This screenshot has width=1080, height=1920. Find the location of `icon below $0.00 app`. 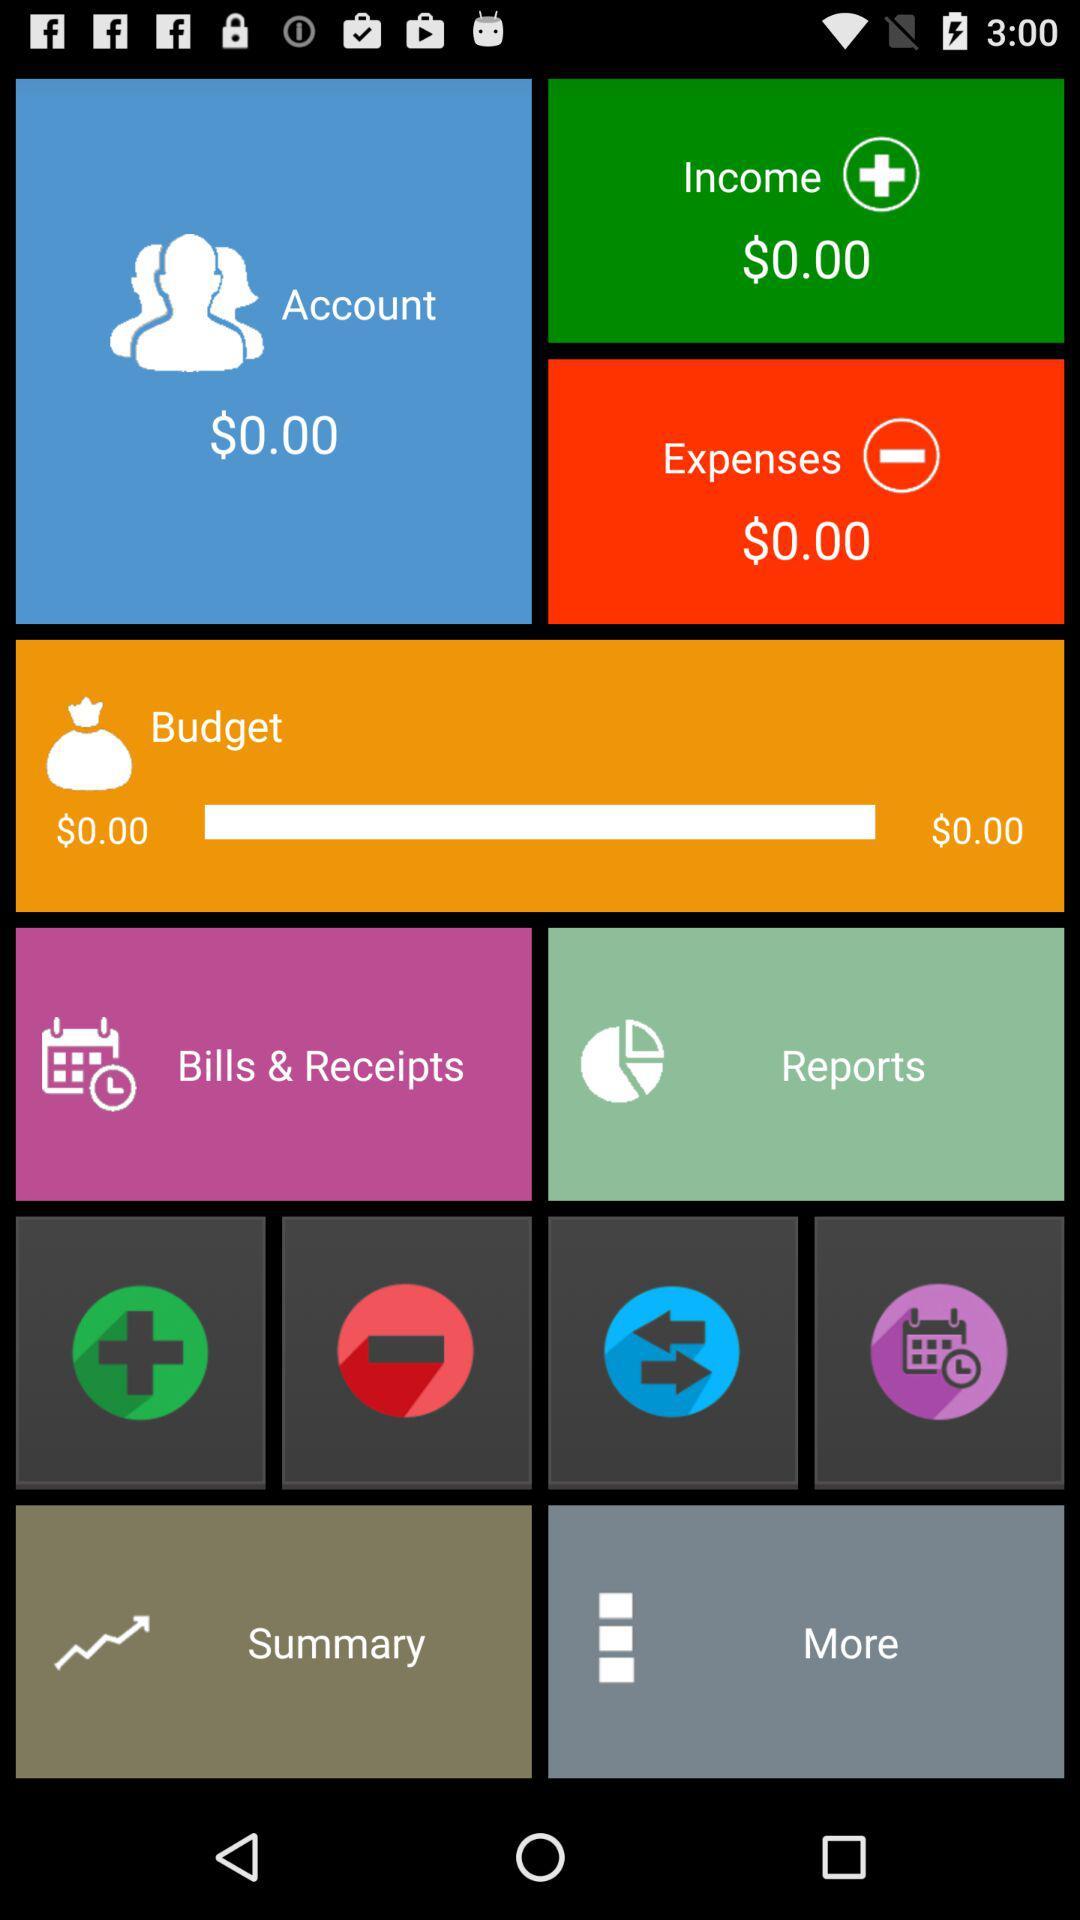

icon below $0.00 app is located at coordinates (805, 1063).